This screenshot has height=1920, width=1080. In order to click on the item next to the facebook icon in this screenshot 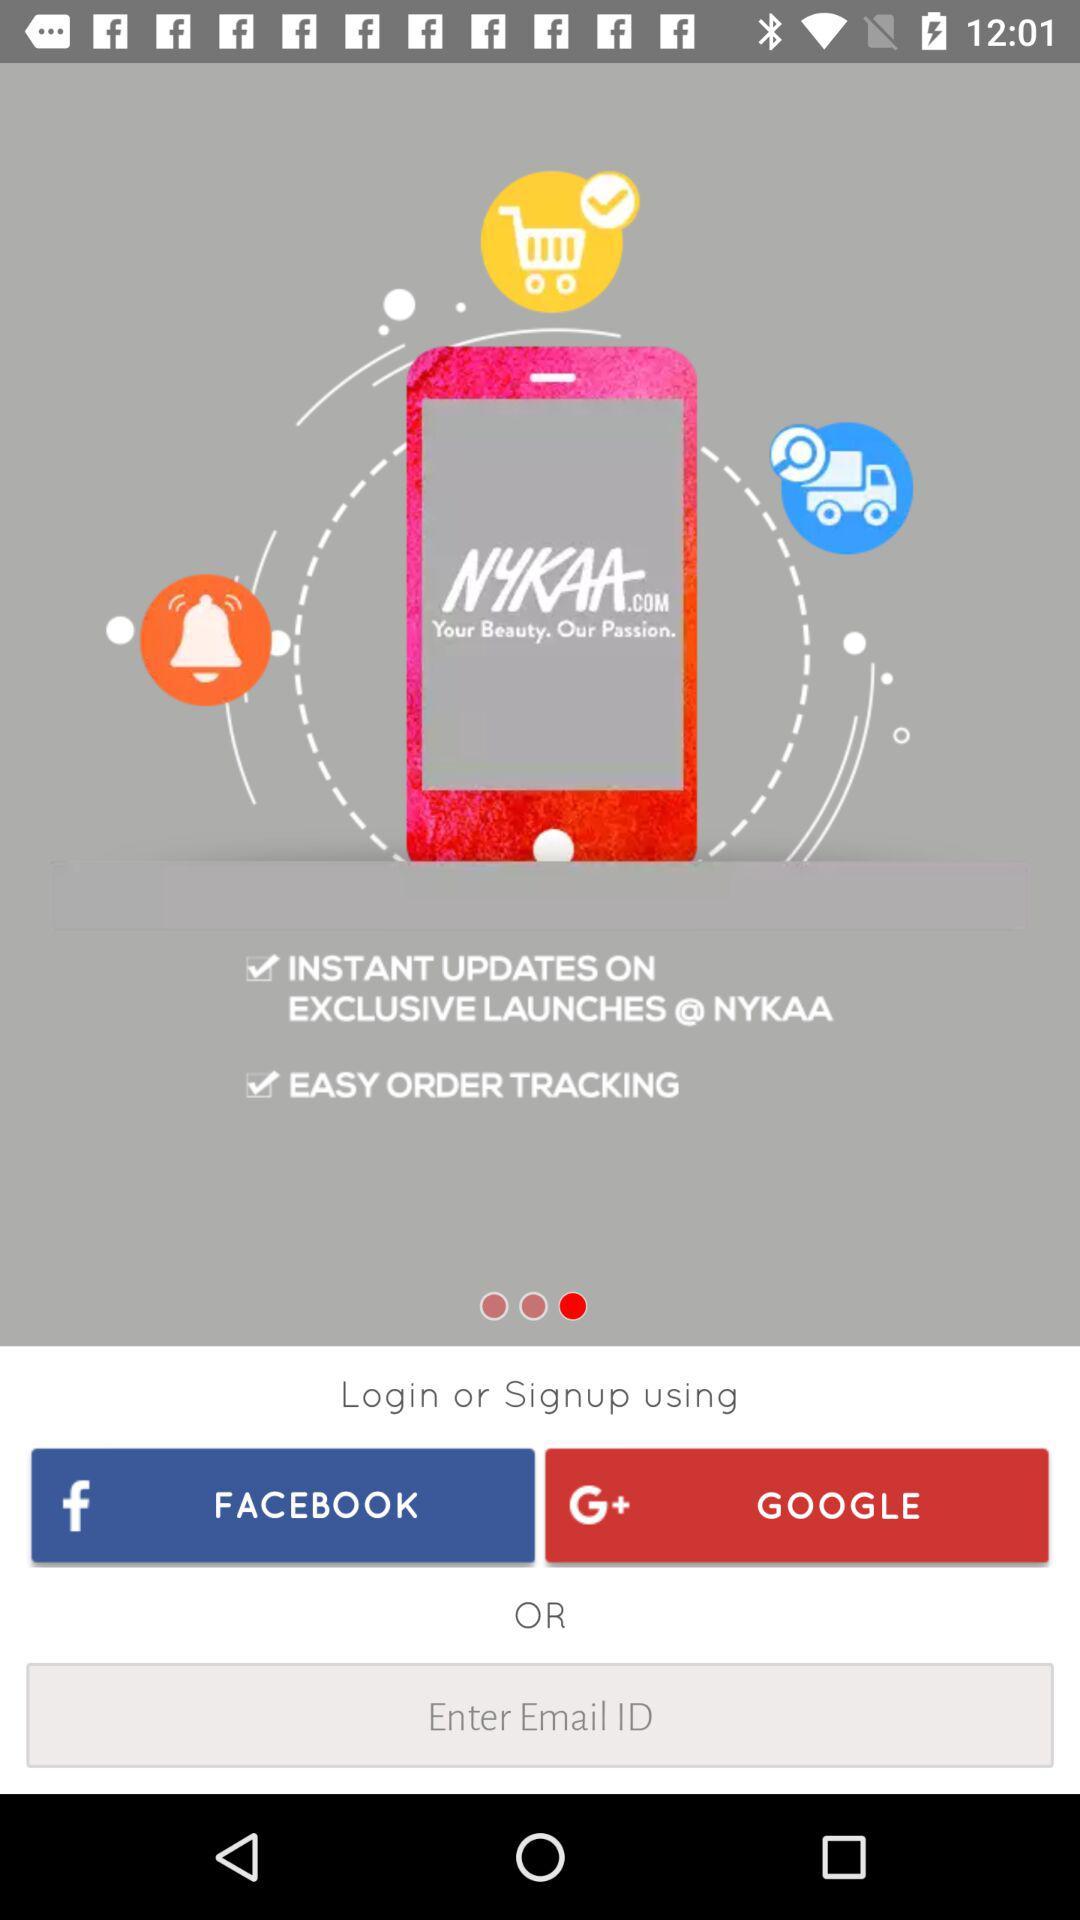, I will do `click(795, 1504)`.